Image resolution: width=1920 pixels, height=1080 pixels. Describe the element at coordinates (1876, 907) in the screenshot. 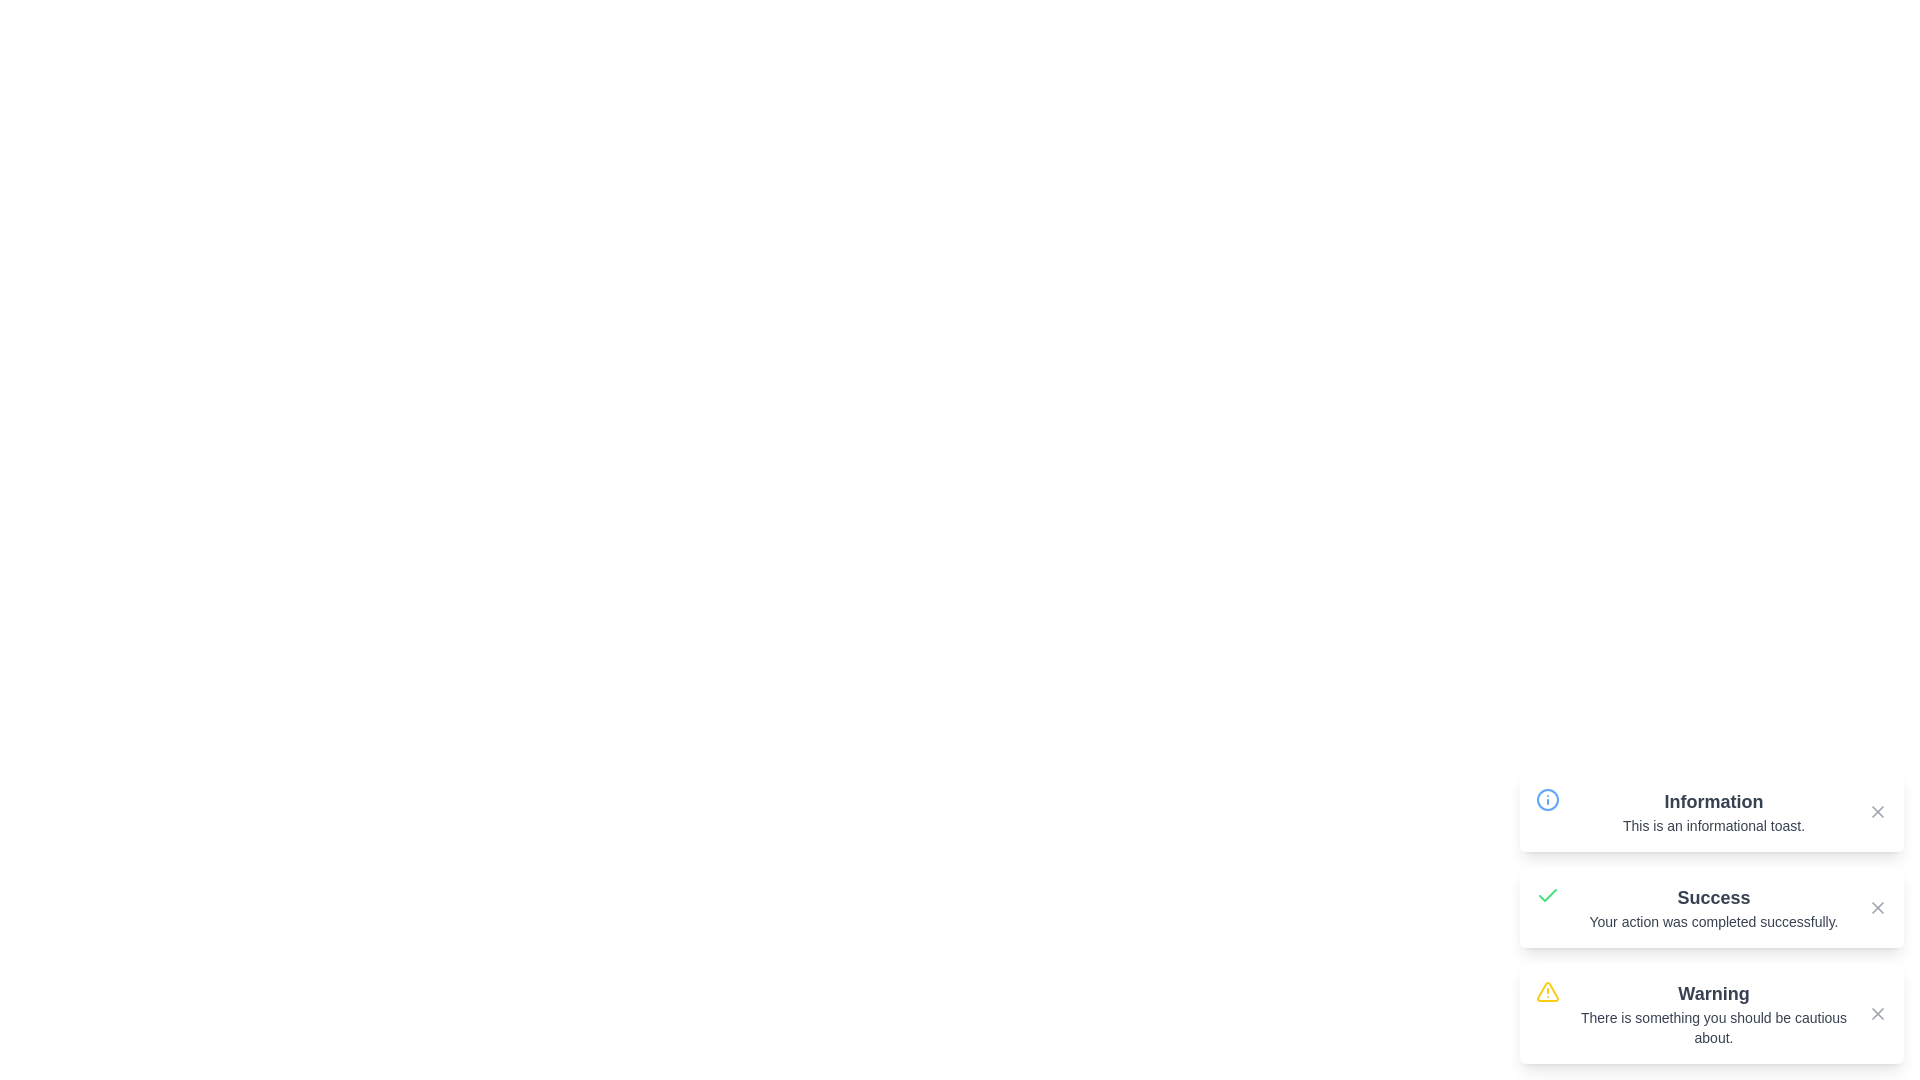

I see `the close button located at the top-right corner of the 'Success' notification panel` at that location.